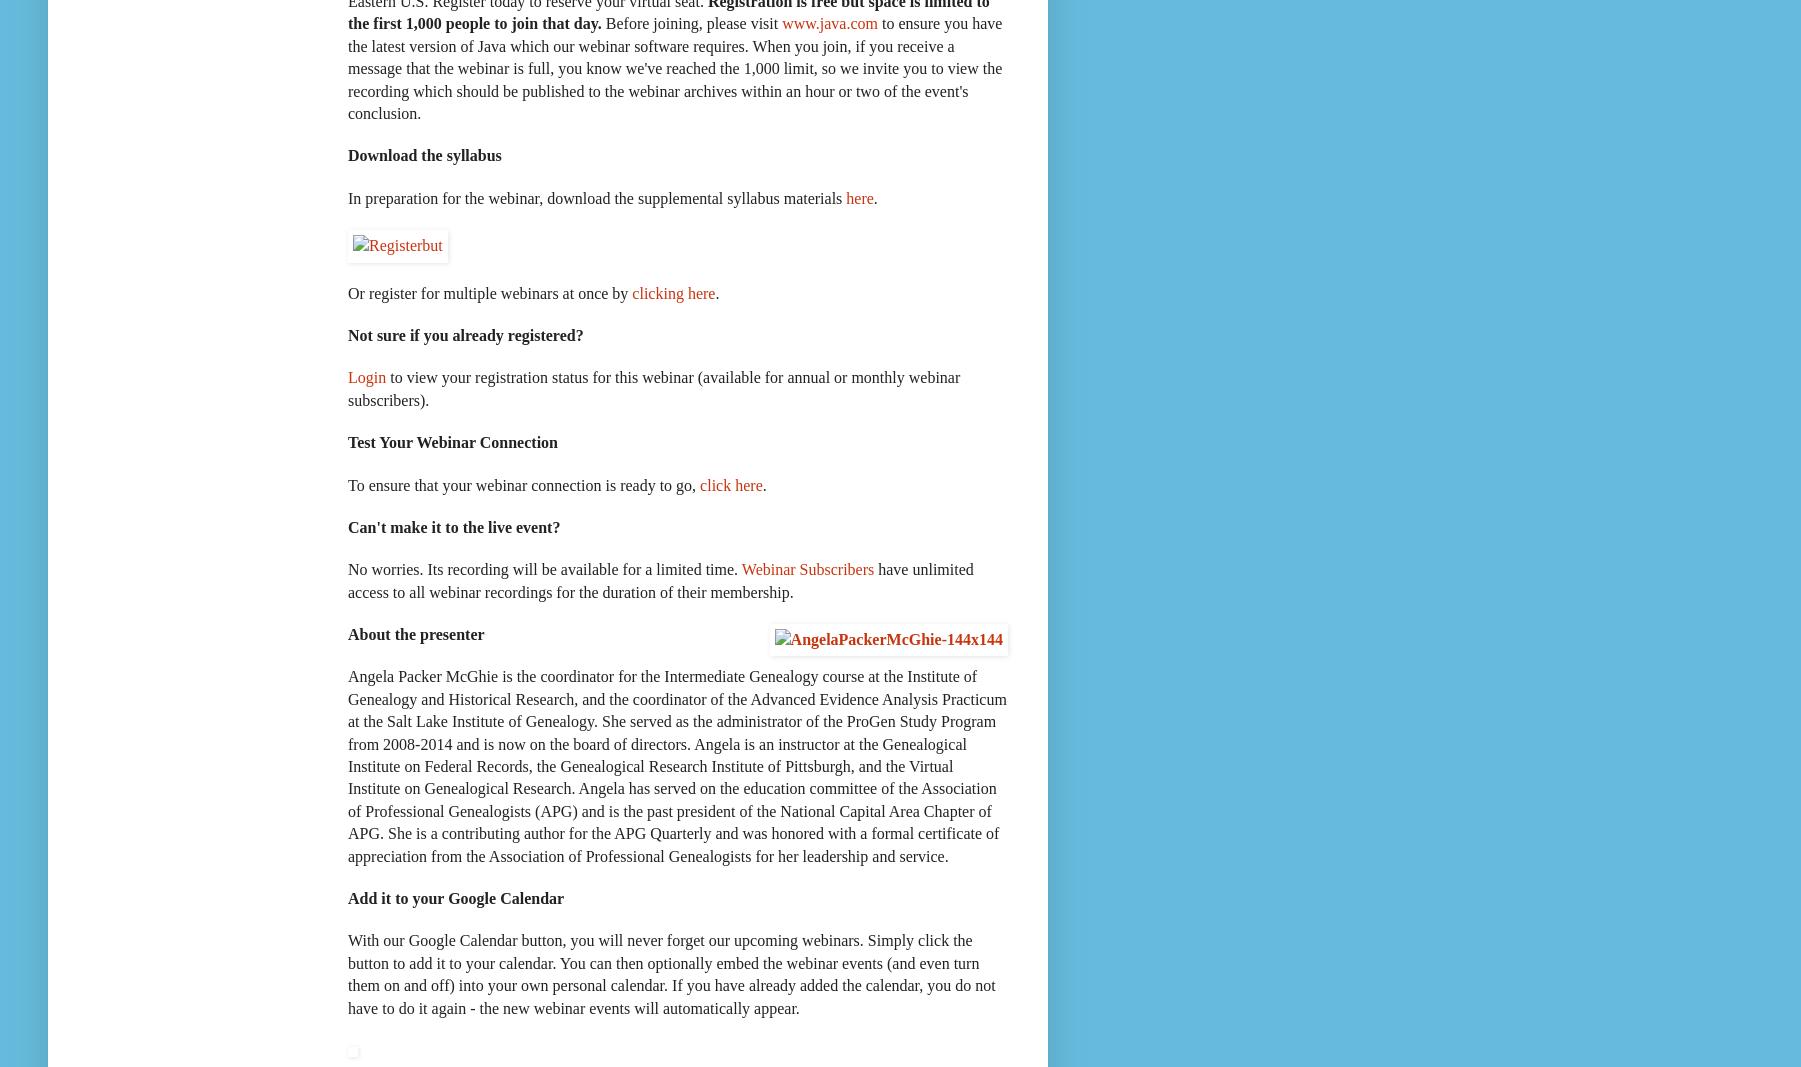 The height and width of the screenshot is (1067, 1801). I want to click on 'here', so click(858, 197).